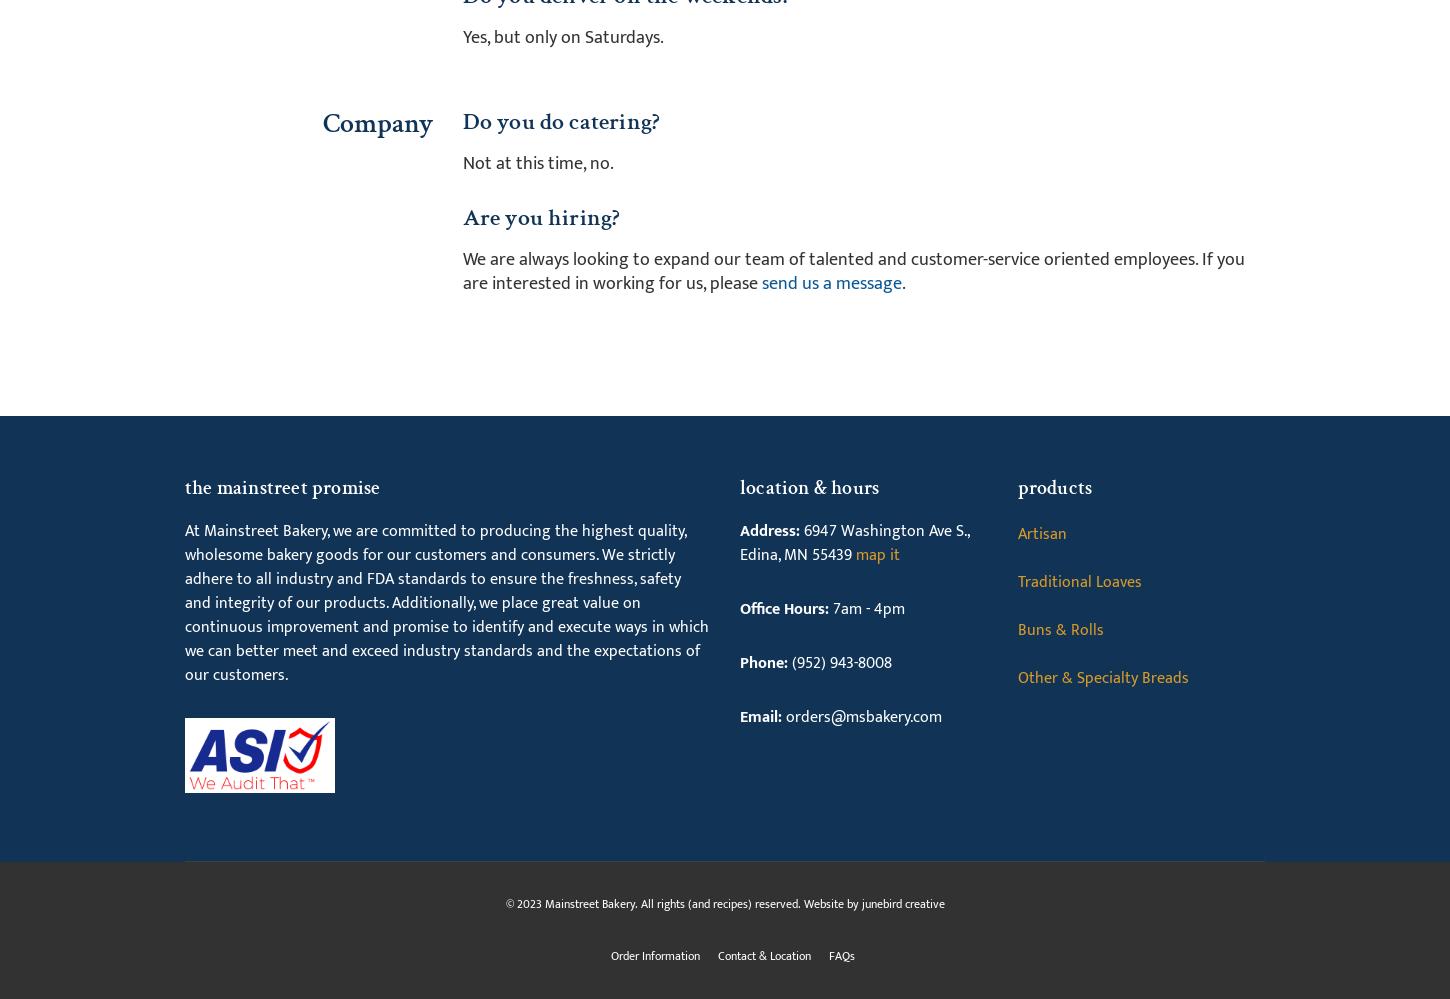  What do you see at coordinates (1101, 677) in the screenshot?
I see `'Other & Specialty Breads'` at bounding box center [1101, 677].